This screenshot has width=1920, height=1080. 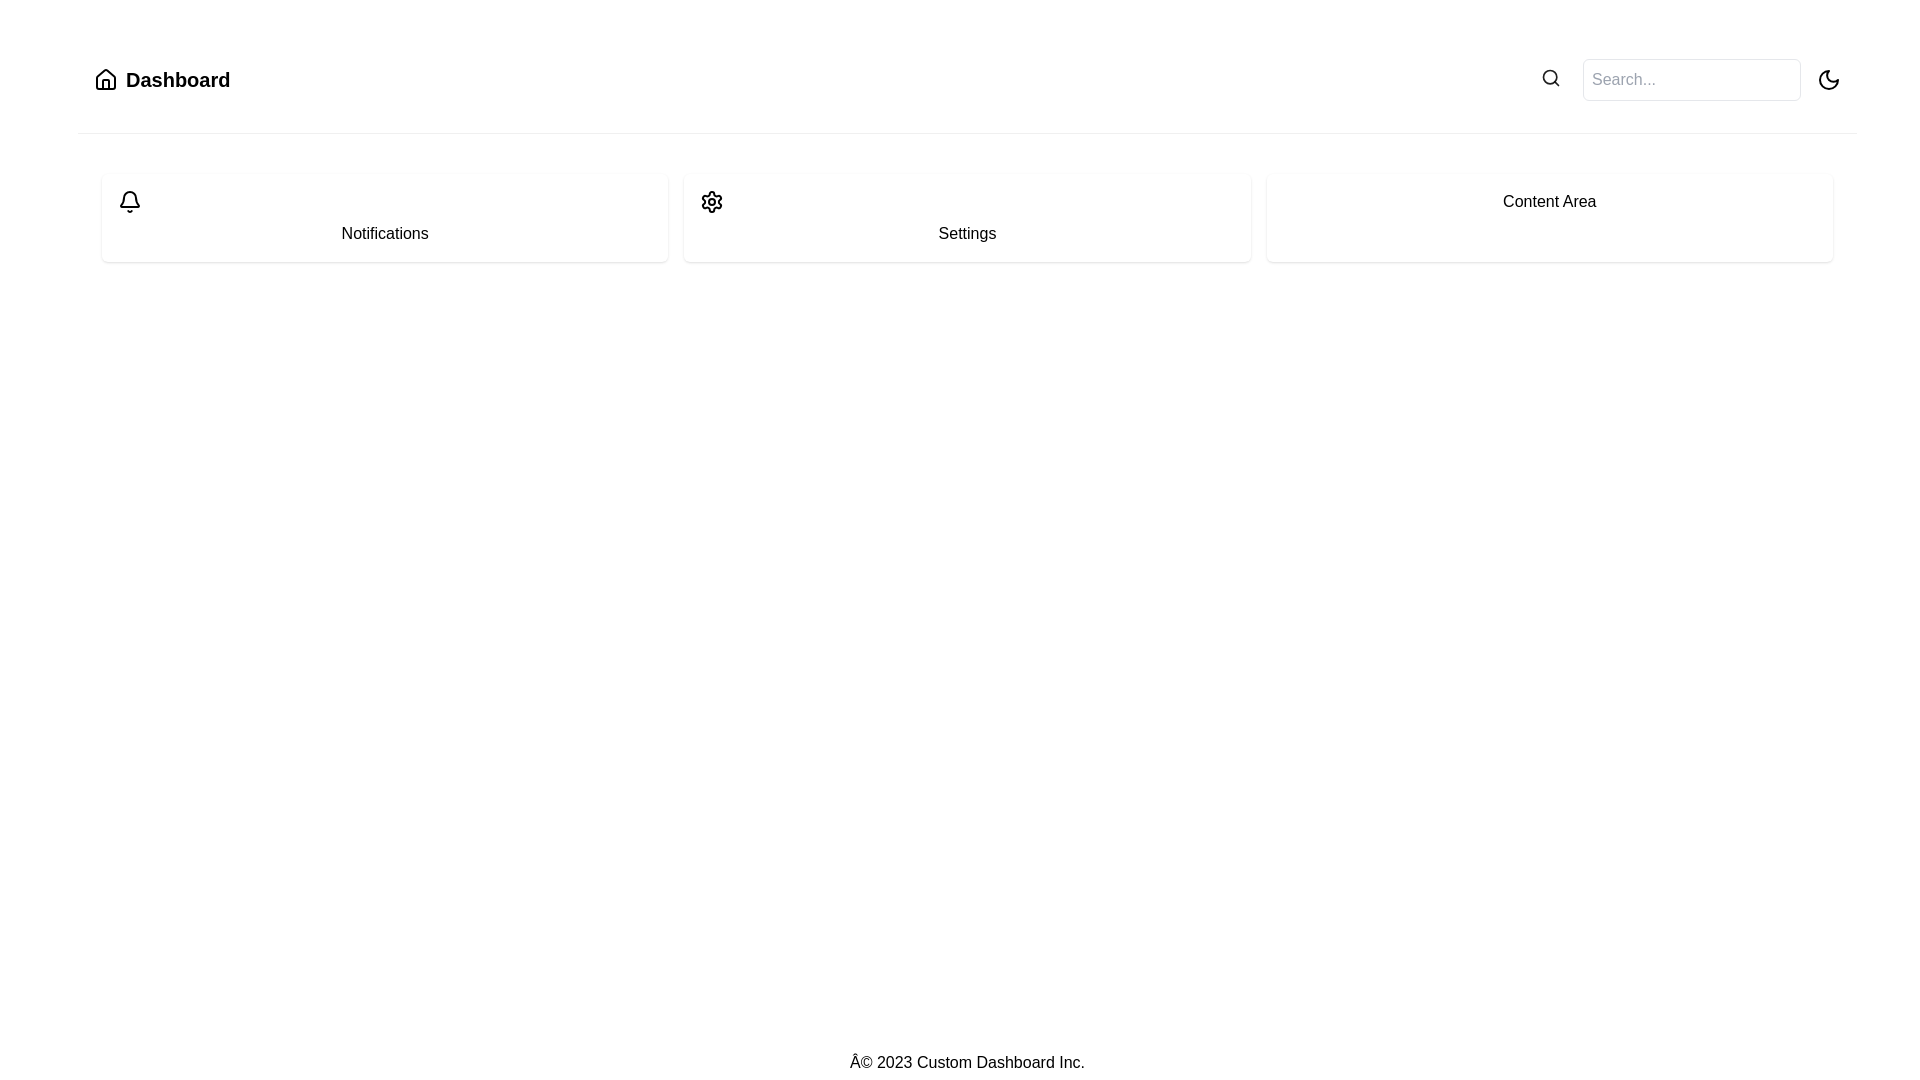 I want to click on the gear icon located within the 'Settings' card, so click(x=712, y=201).